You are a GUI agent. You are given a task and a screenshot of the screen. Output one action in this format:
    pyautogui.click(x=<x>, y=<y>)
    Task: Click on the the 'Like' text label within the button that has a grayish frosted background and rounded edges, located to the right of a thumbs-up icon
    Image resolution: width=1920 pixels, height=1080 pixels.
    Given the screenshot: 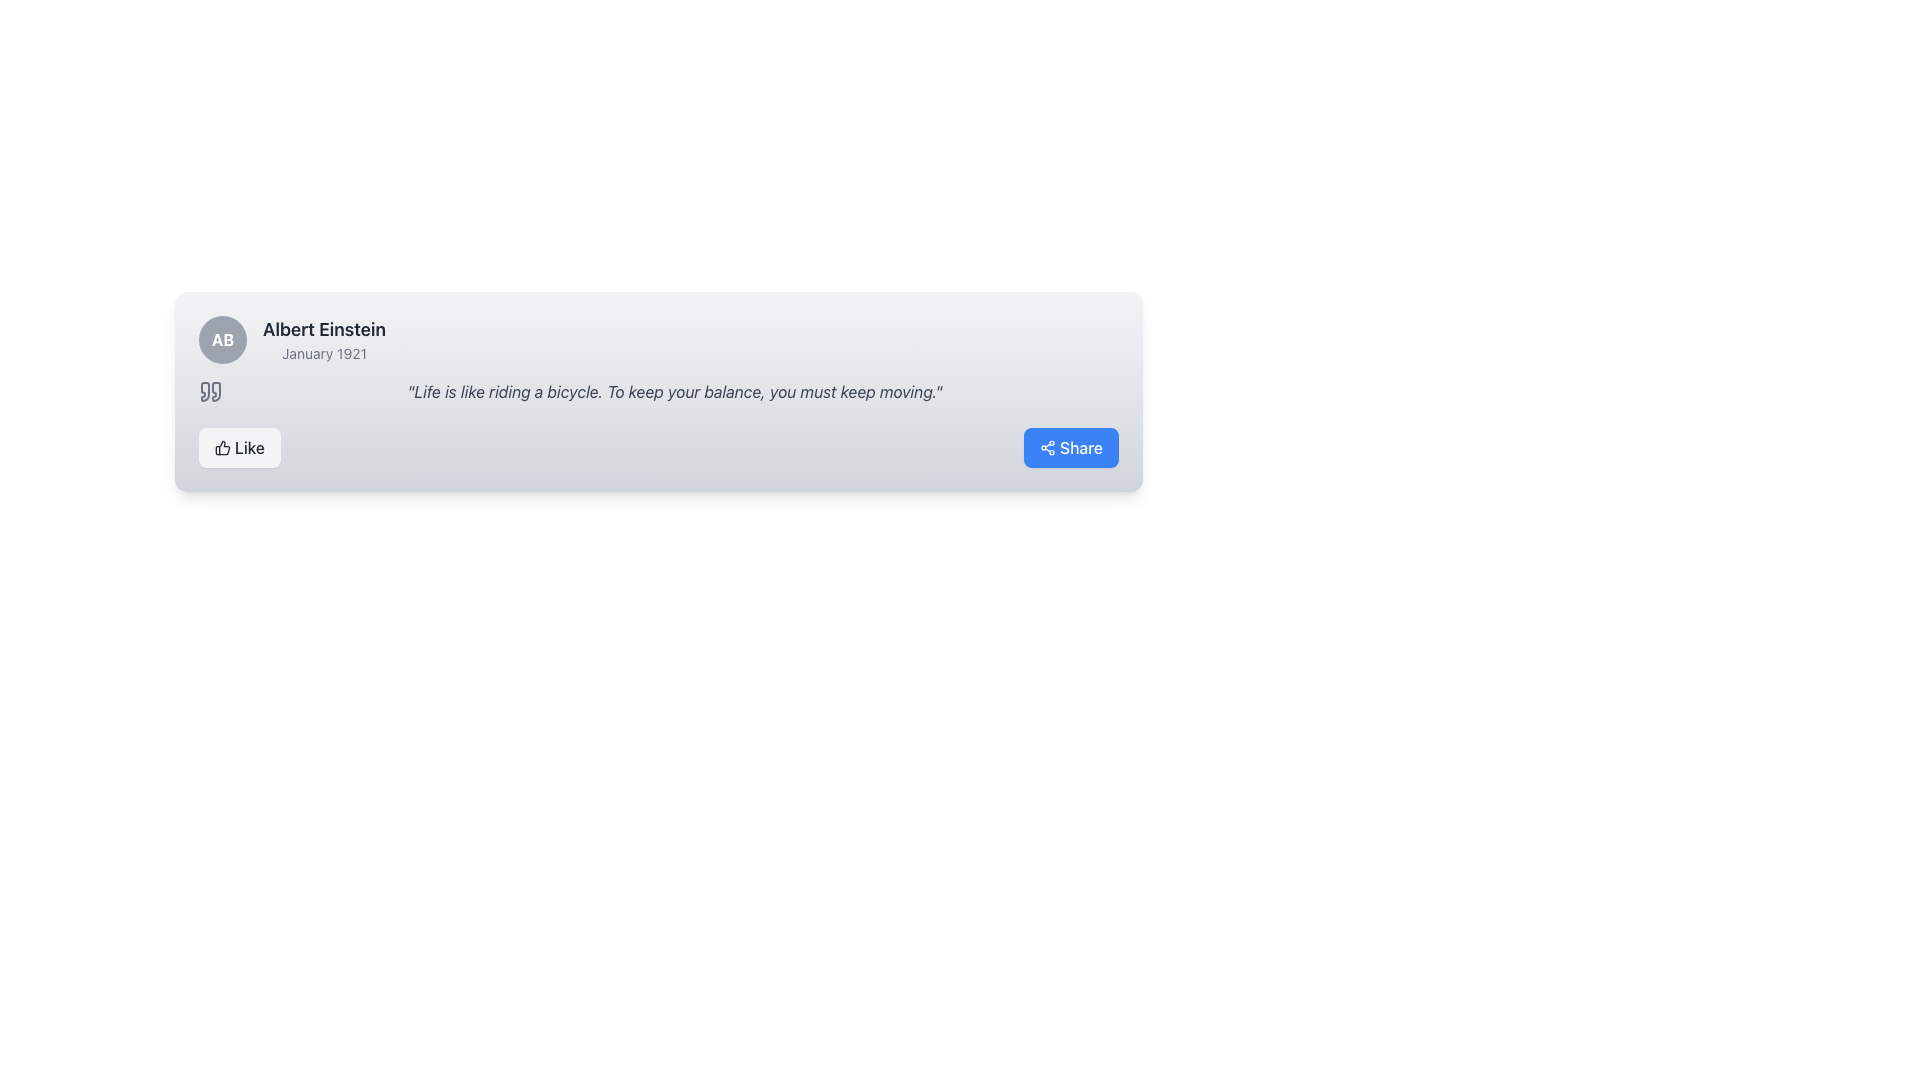 What is the action you would take?
    pyautogui.click(x=248, y=446)
    